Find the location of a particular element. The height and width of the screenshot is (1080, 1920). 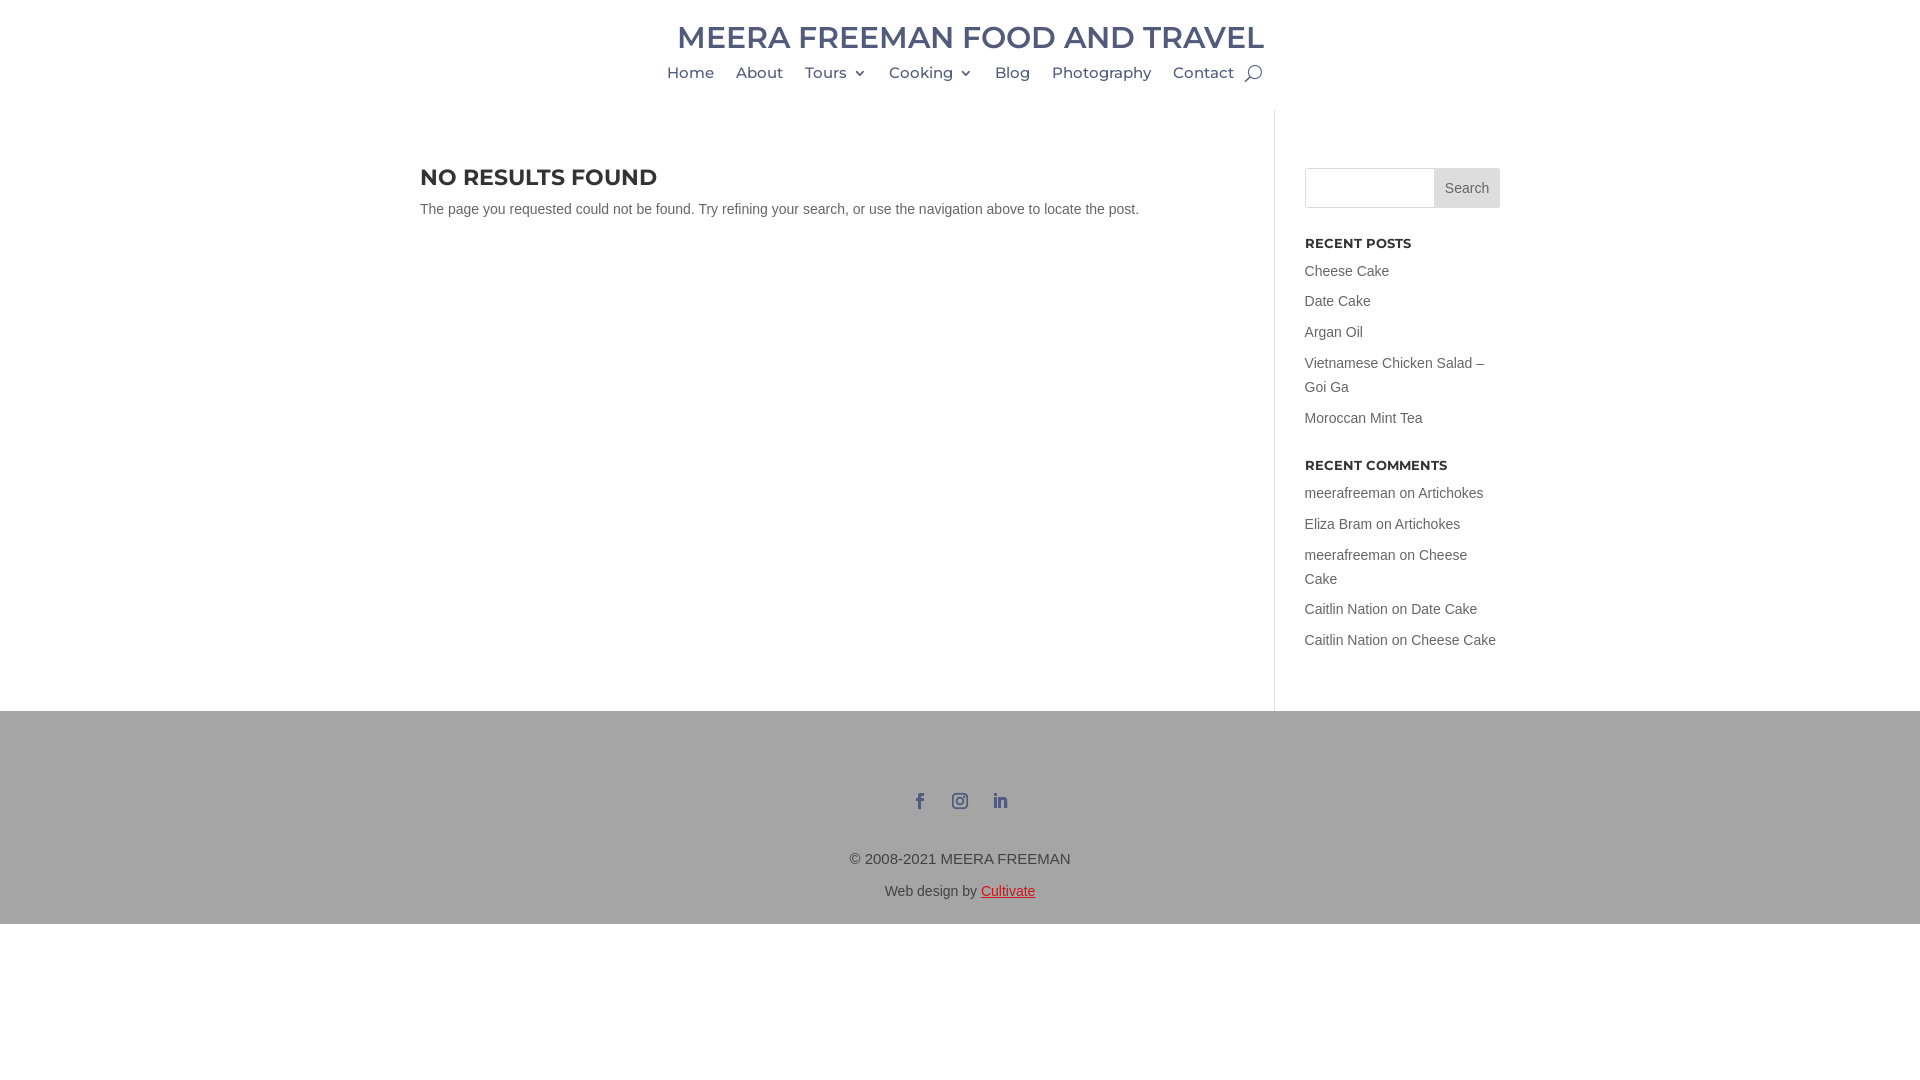

'Follow on LinkedIn' is located at coordinates (999, 800).